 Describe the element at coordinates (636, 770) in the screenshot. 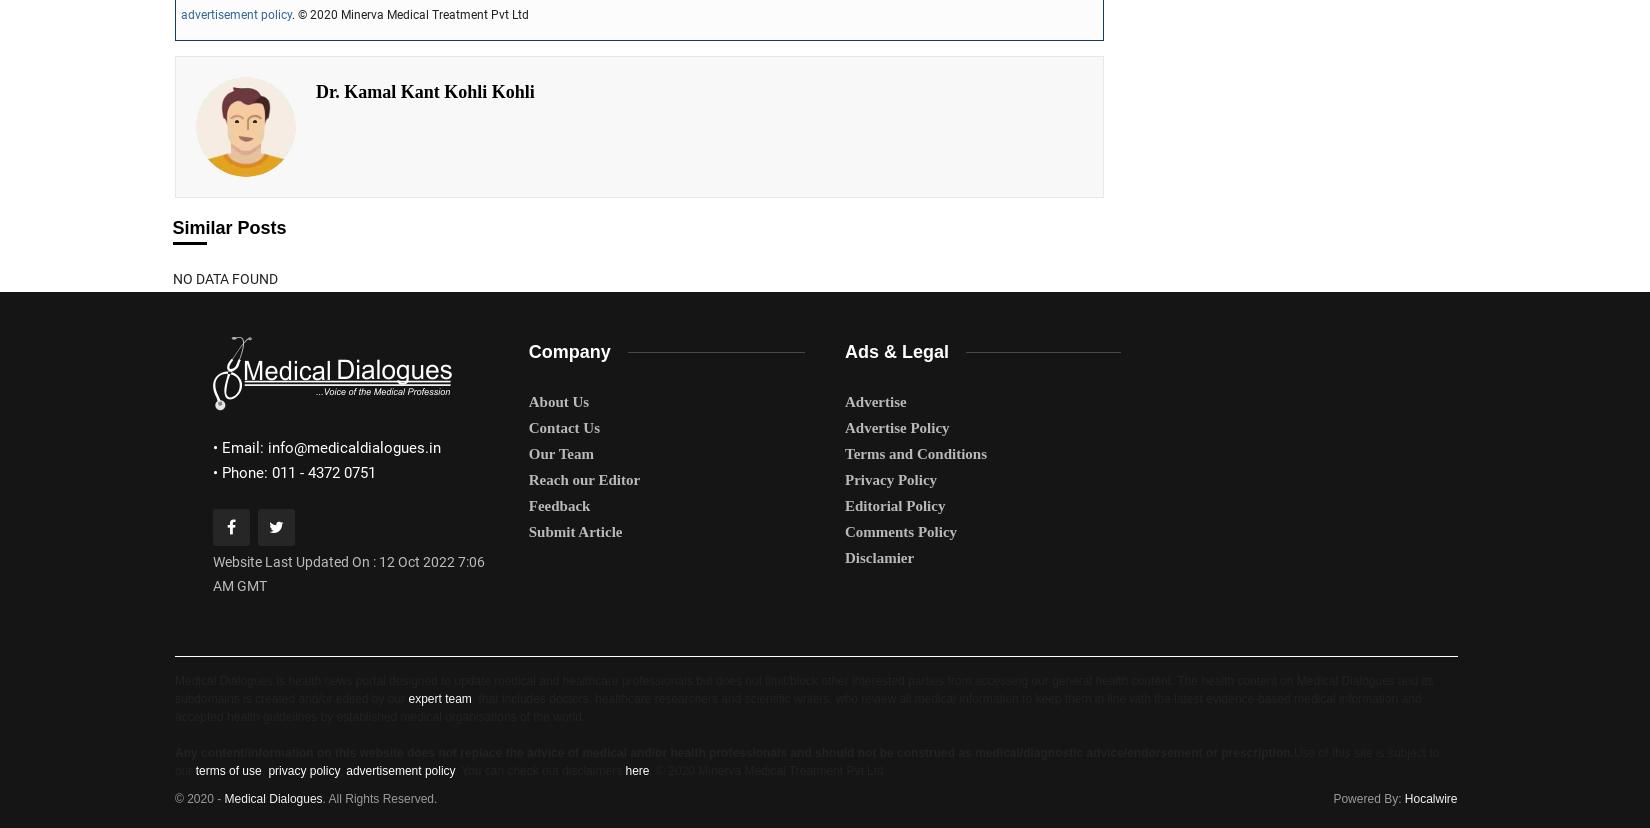

I see `'here'` at that location.